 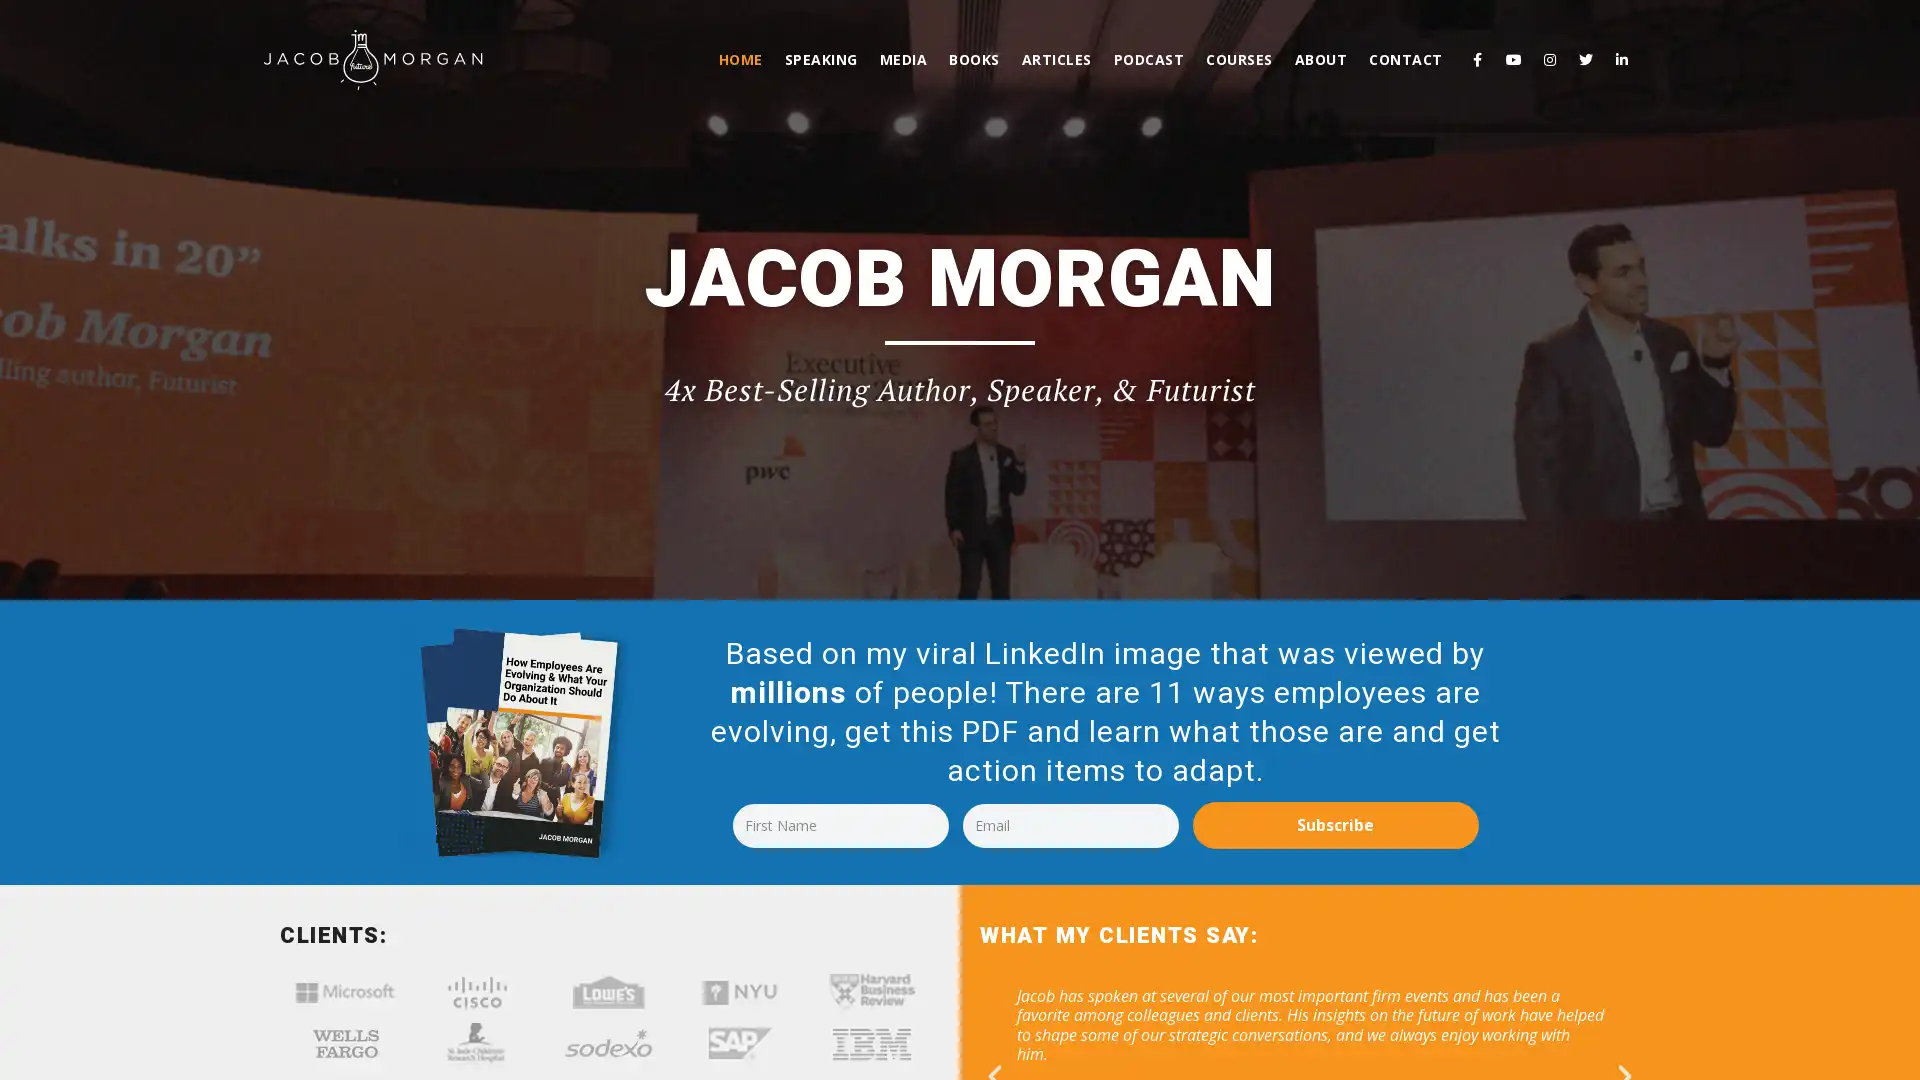 What do you see at coordinates (1335, 825) in the screenshot?
I see `Subscribe` at bounding box center [1335, 825].